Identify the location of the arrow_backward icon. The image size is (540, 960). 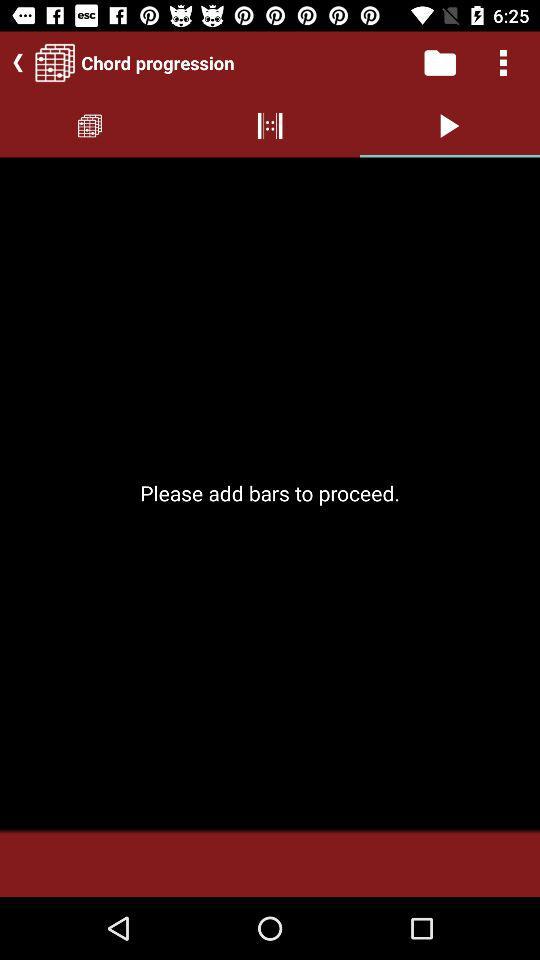
(13, 62).